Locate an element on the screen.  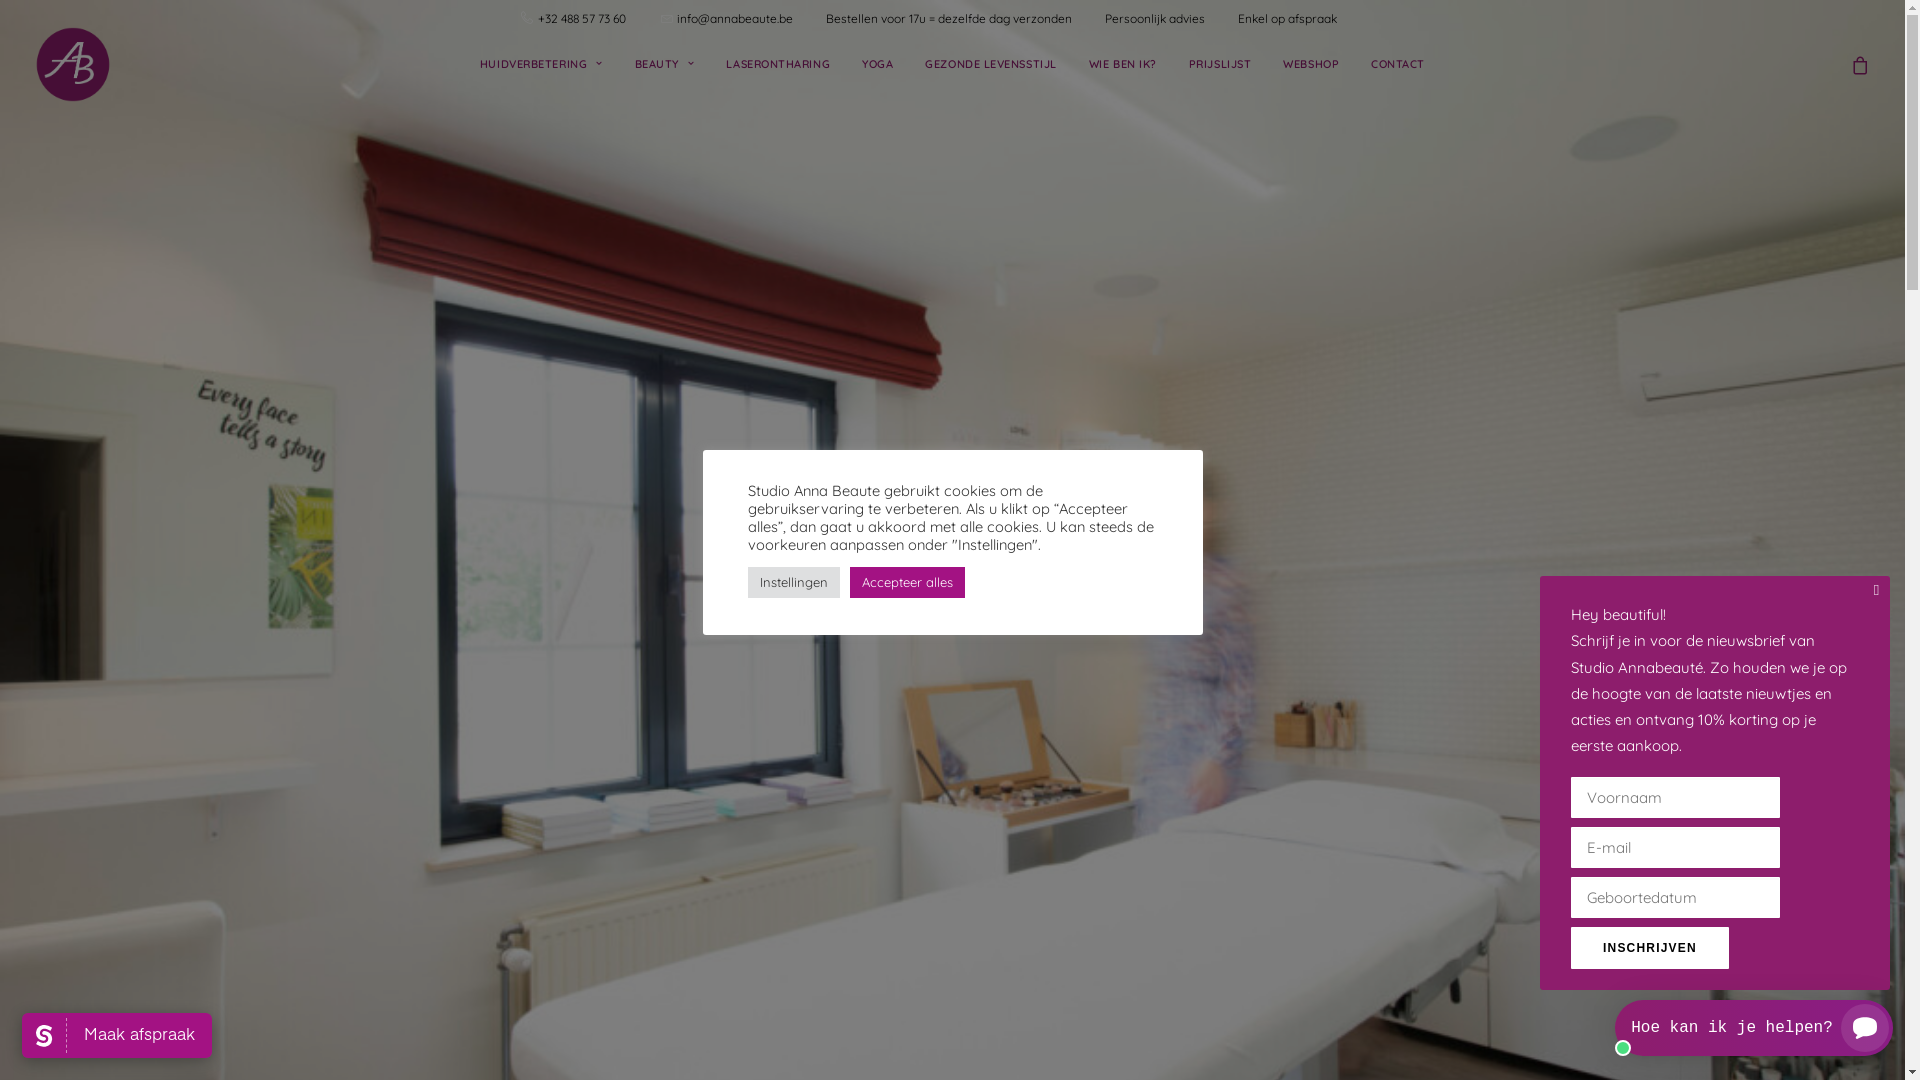
'HUIDVERBETERING' is located at coordinates (541, 63).